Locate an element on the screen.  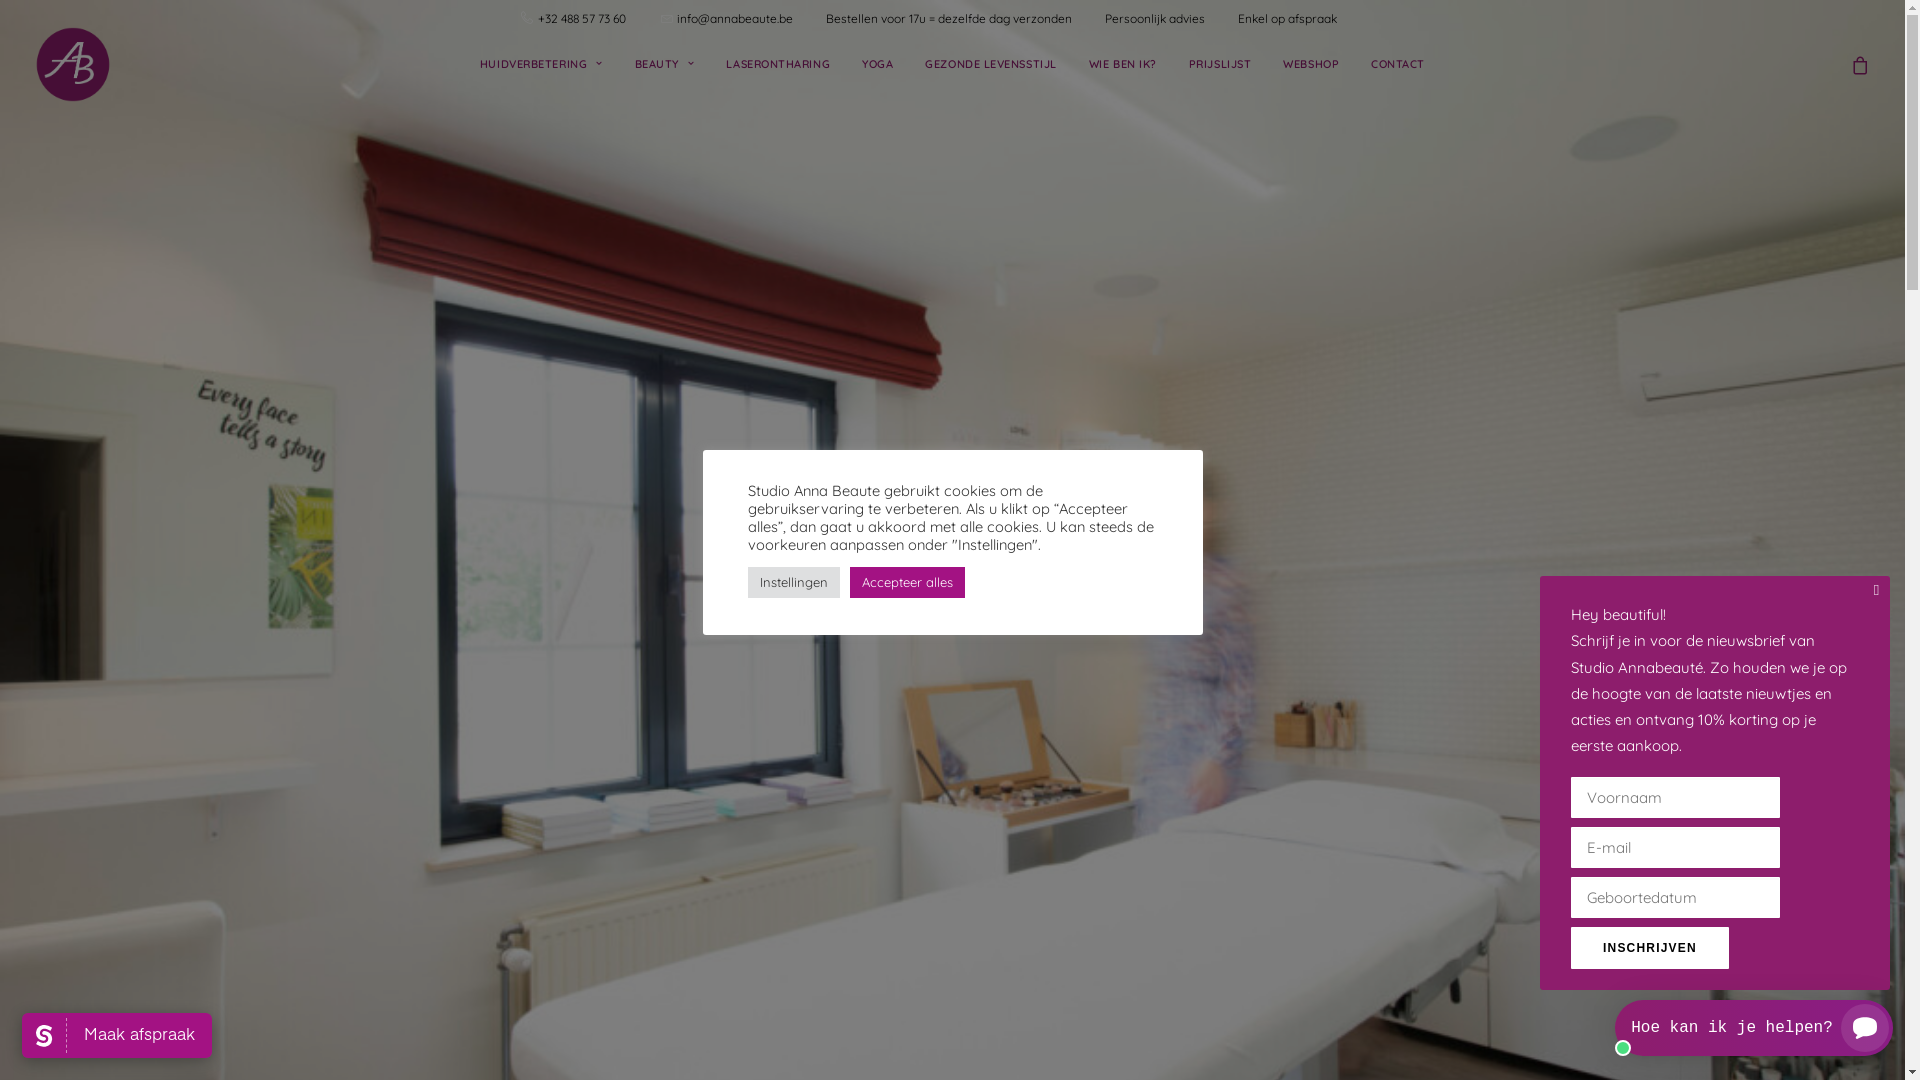
'HUIDVERBETERING' is located at coordinates (541, 63).